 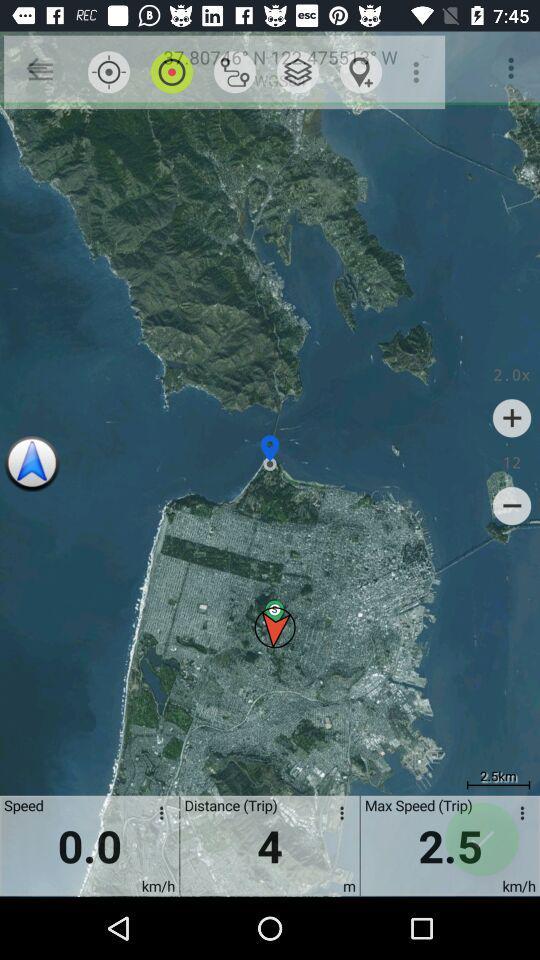 What do you see at coordinates (297, 72) in the screenshot?
I see `icon above the distance (trip)` at bounding box center [297, 72].